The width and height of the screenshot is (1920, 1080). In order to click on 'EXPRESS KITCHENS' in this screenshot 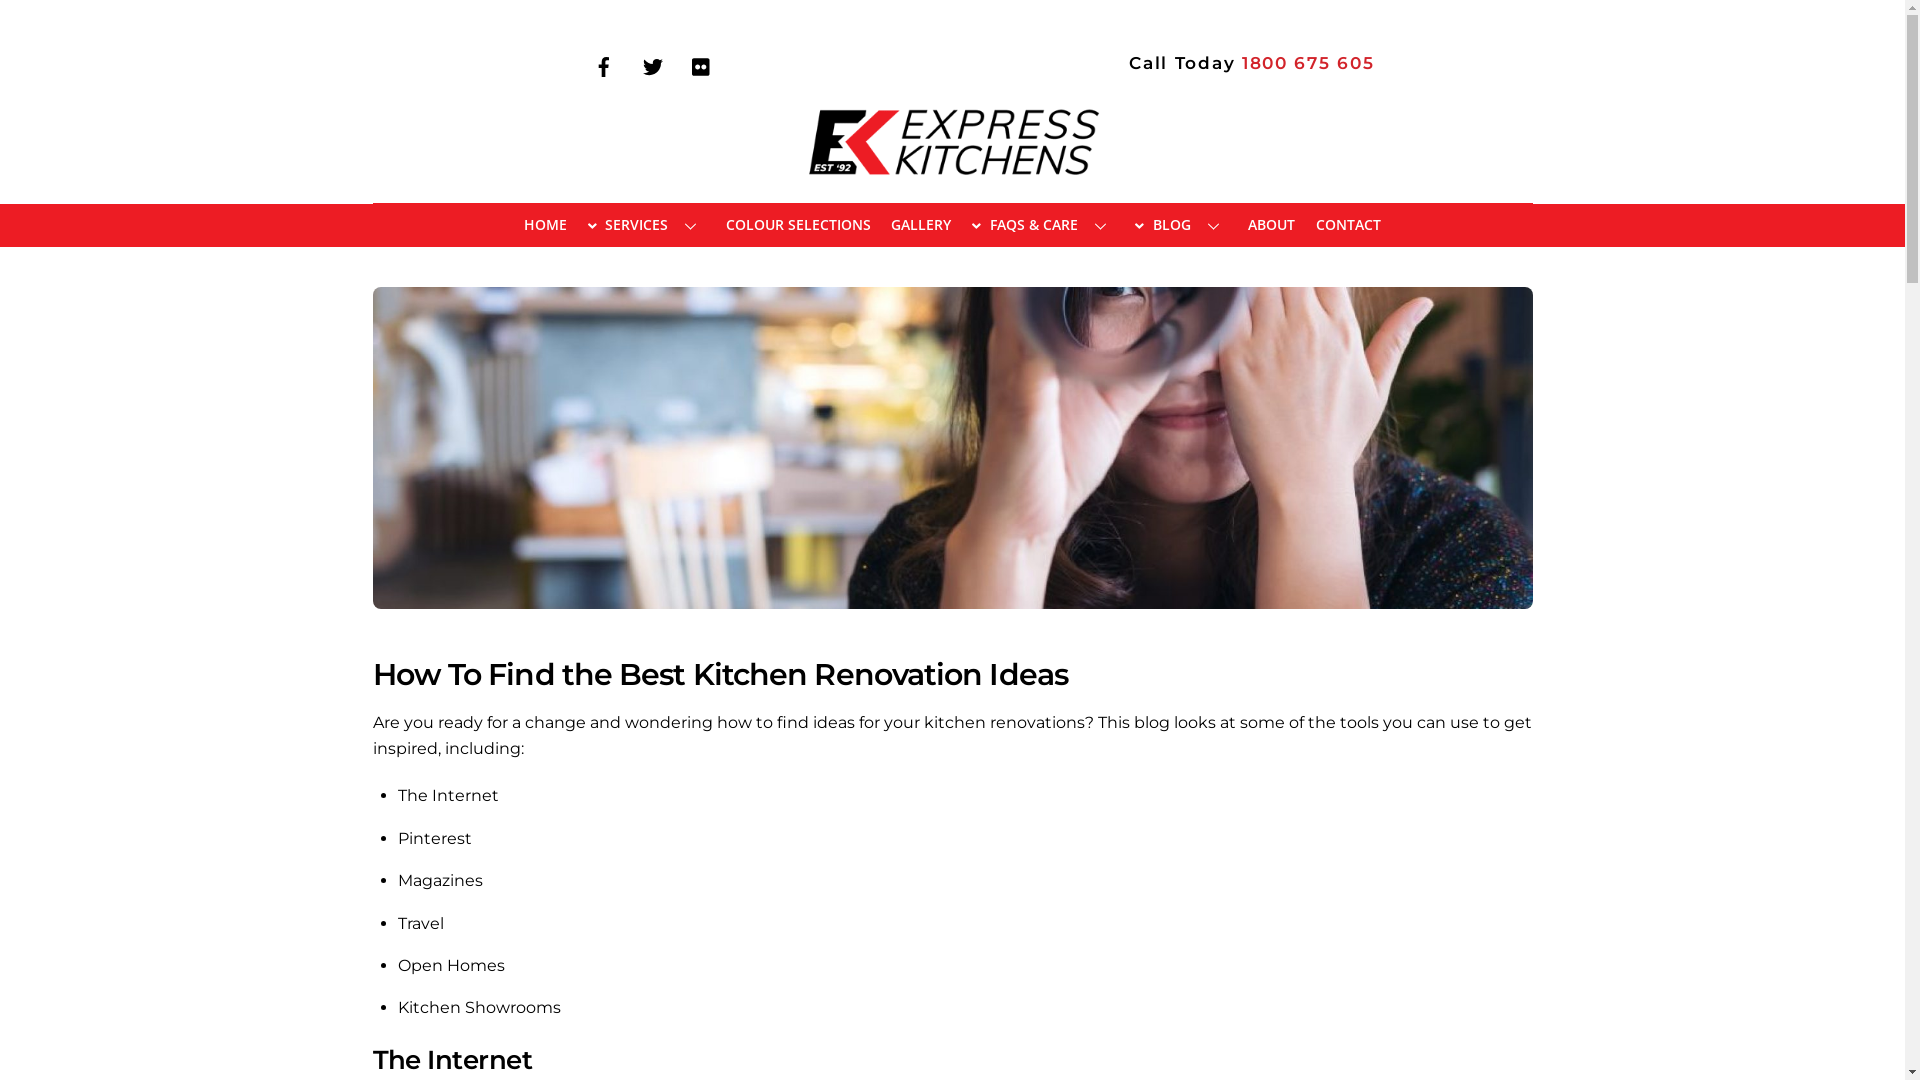, I will do `click(950, 174)`.